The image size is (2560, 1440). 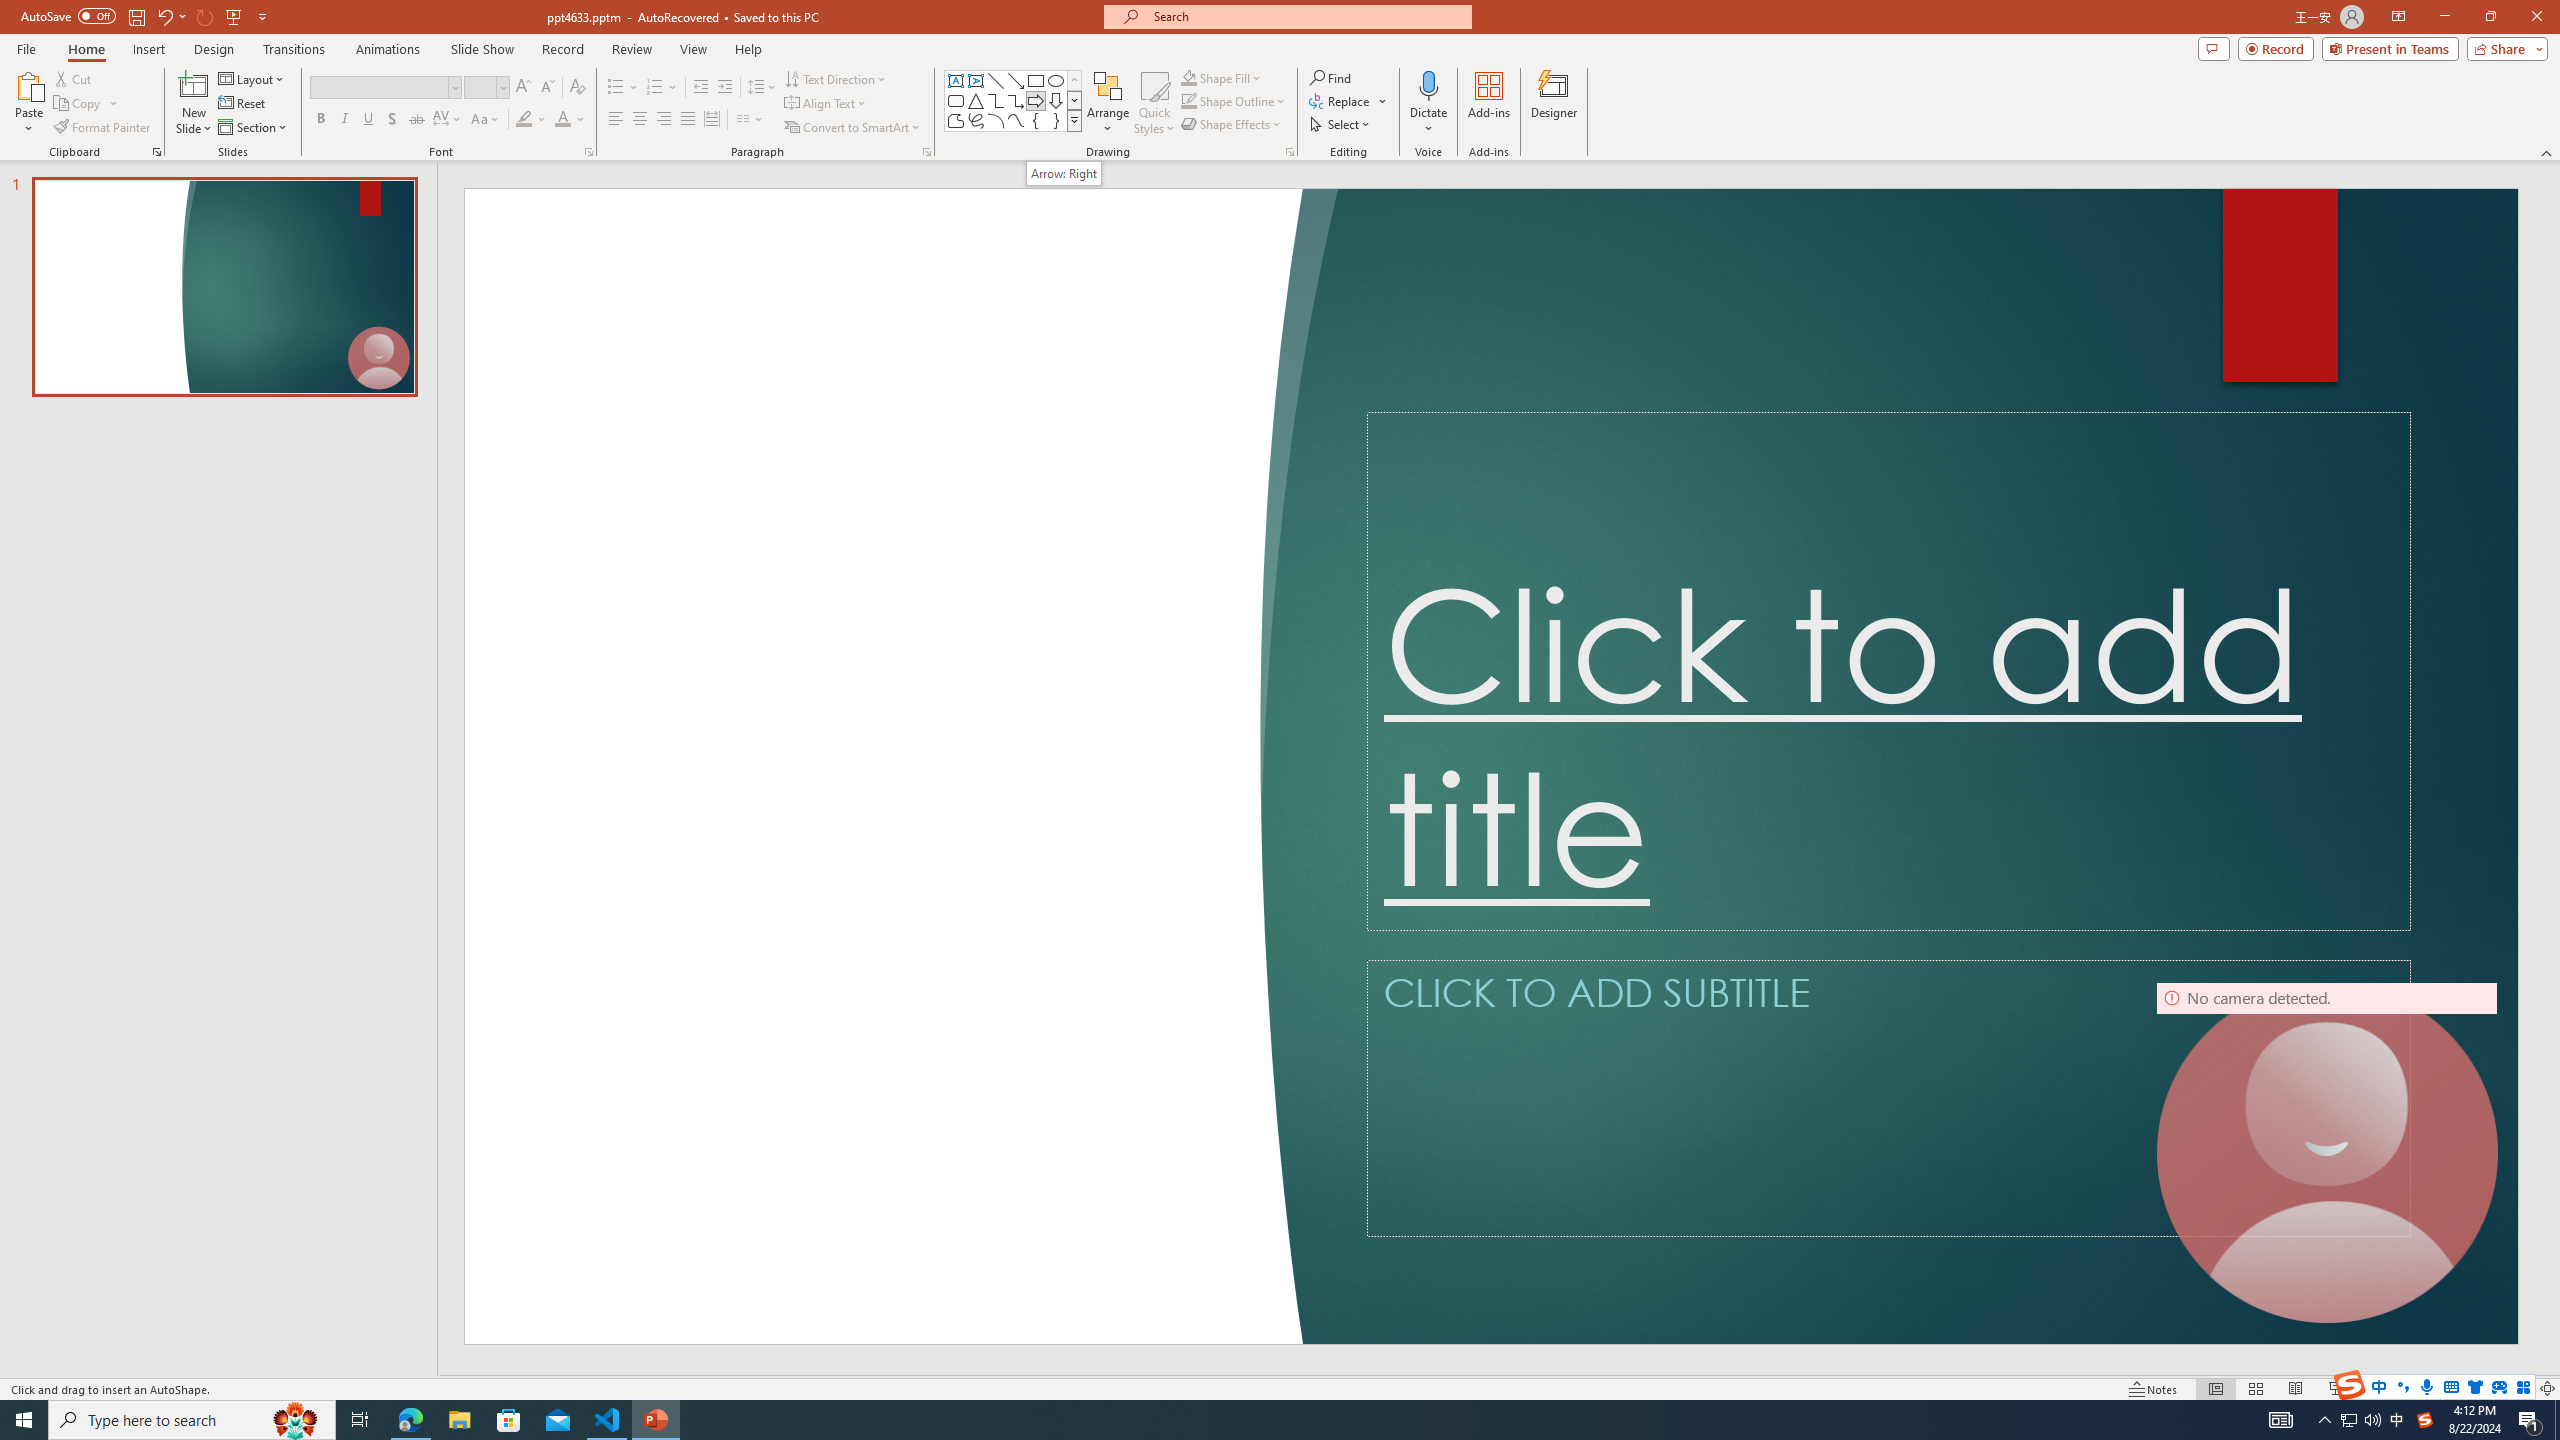 I want to click on 'Font...', so click(x=587, y=150).